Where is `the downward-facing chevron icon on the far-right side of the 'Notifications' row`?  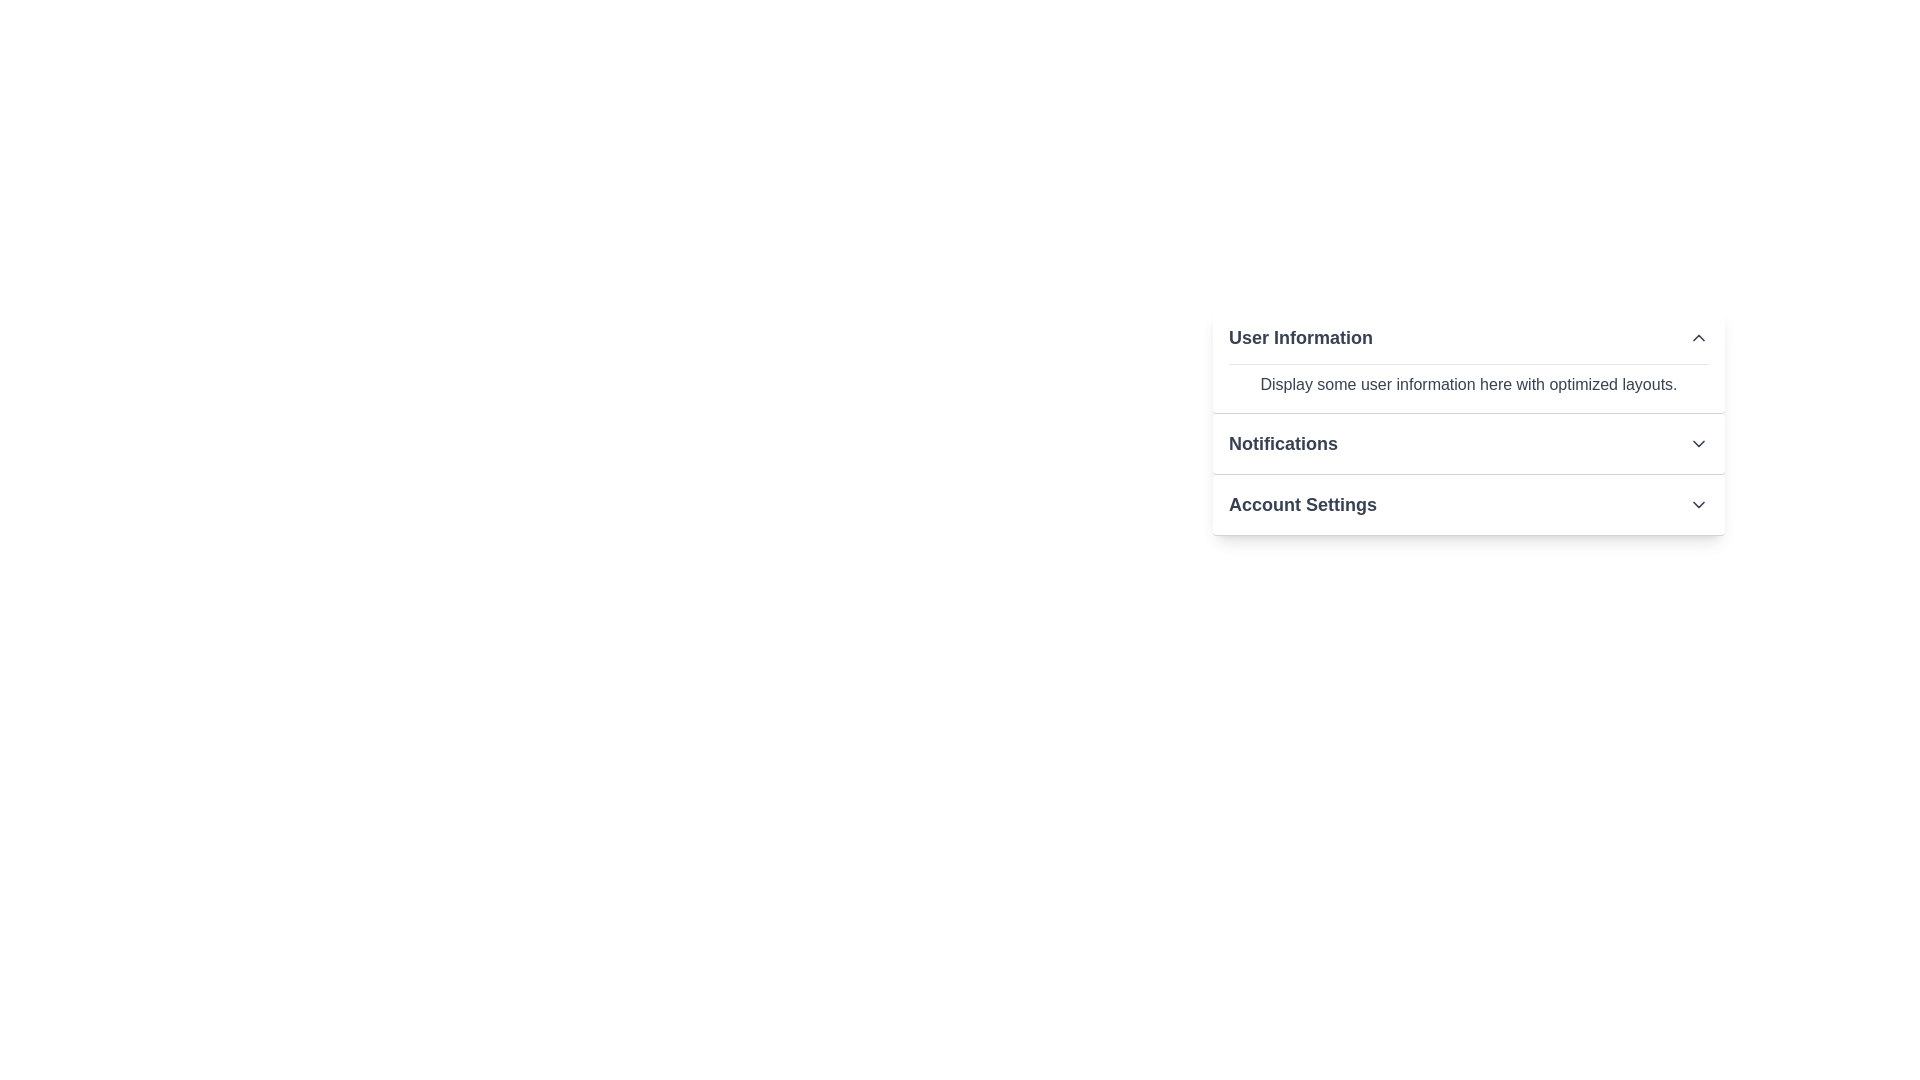
the downward-facing chevron icon on the far-right side of the 'Notifications' row is located at coordinates (1698, 442).